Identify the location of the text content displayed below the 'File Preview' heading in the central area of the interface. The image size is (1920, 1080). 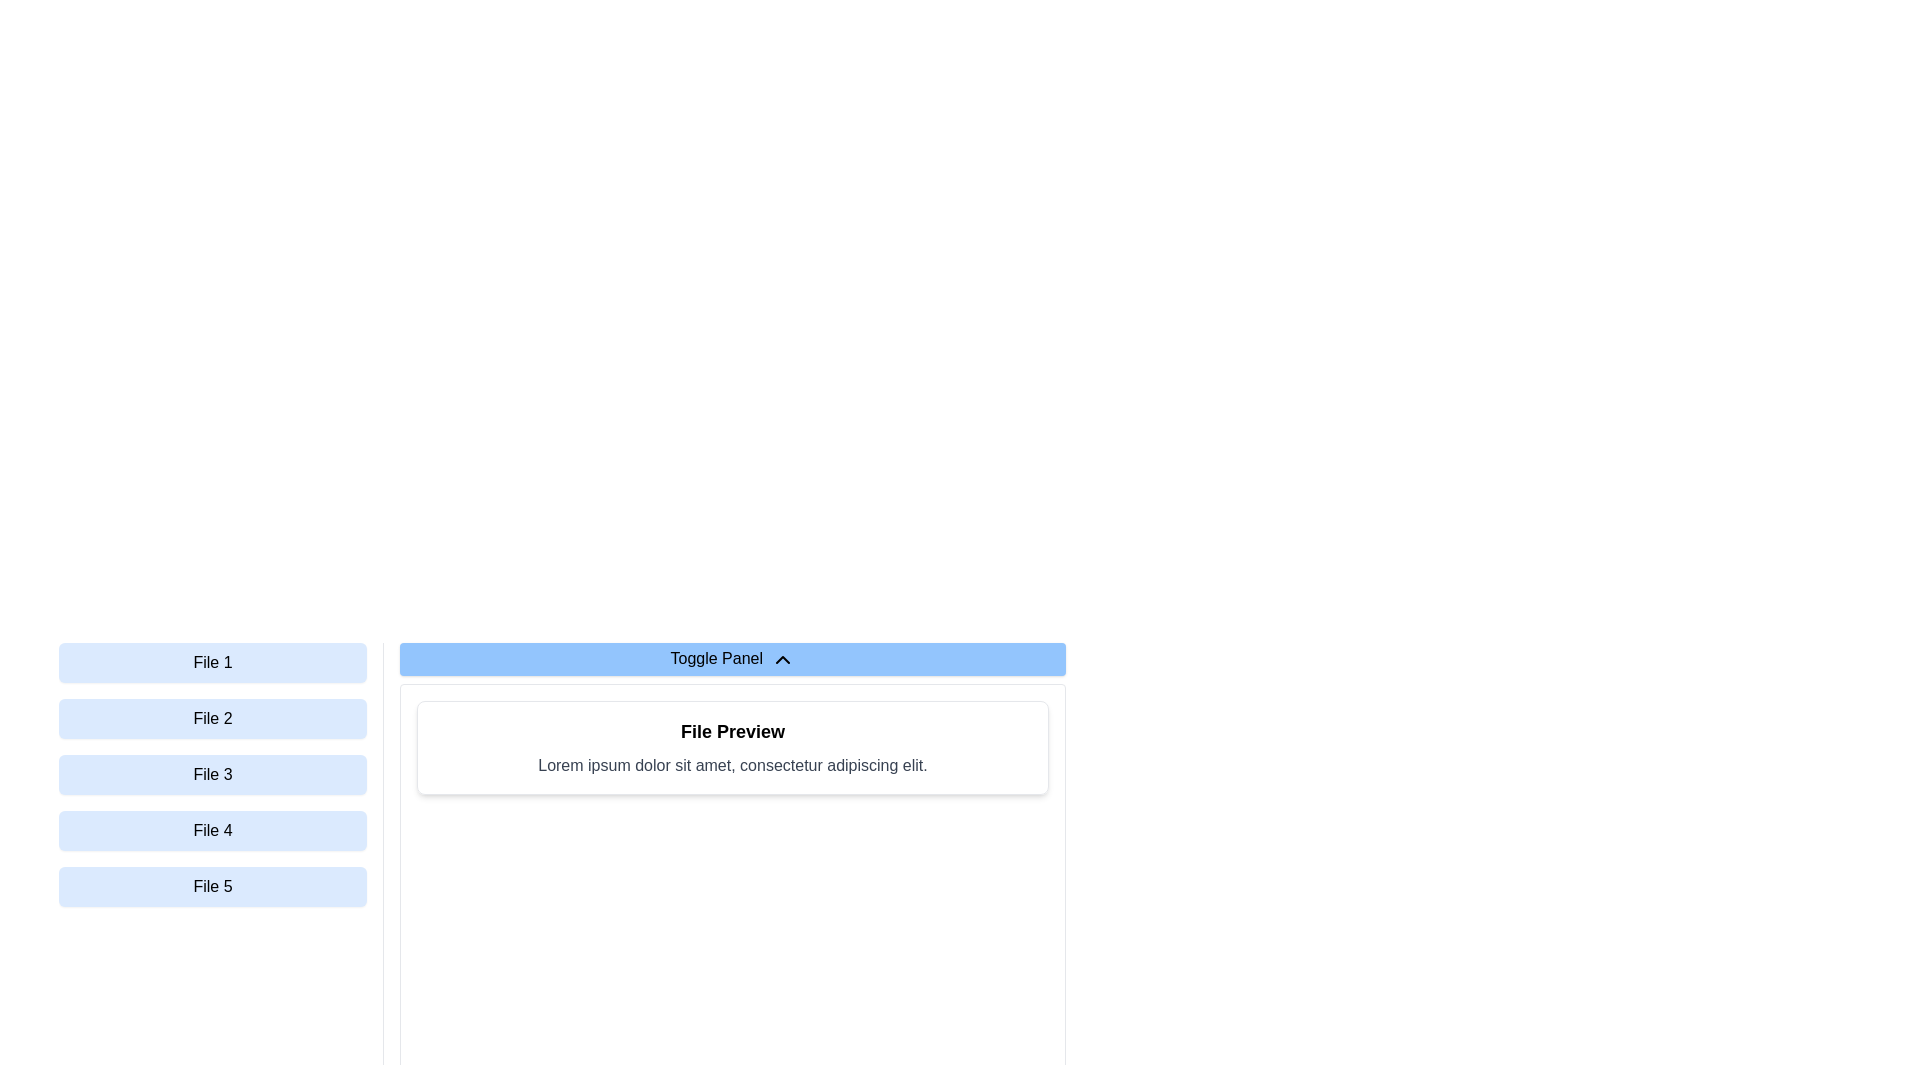
(732, 764).